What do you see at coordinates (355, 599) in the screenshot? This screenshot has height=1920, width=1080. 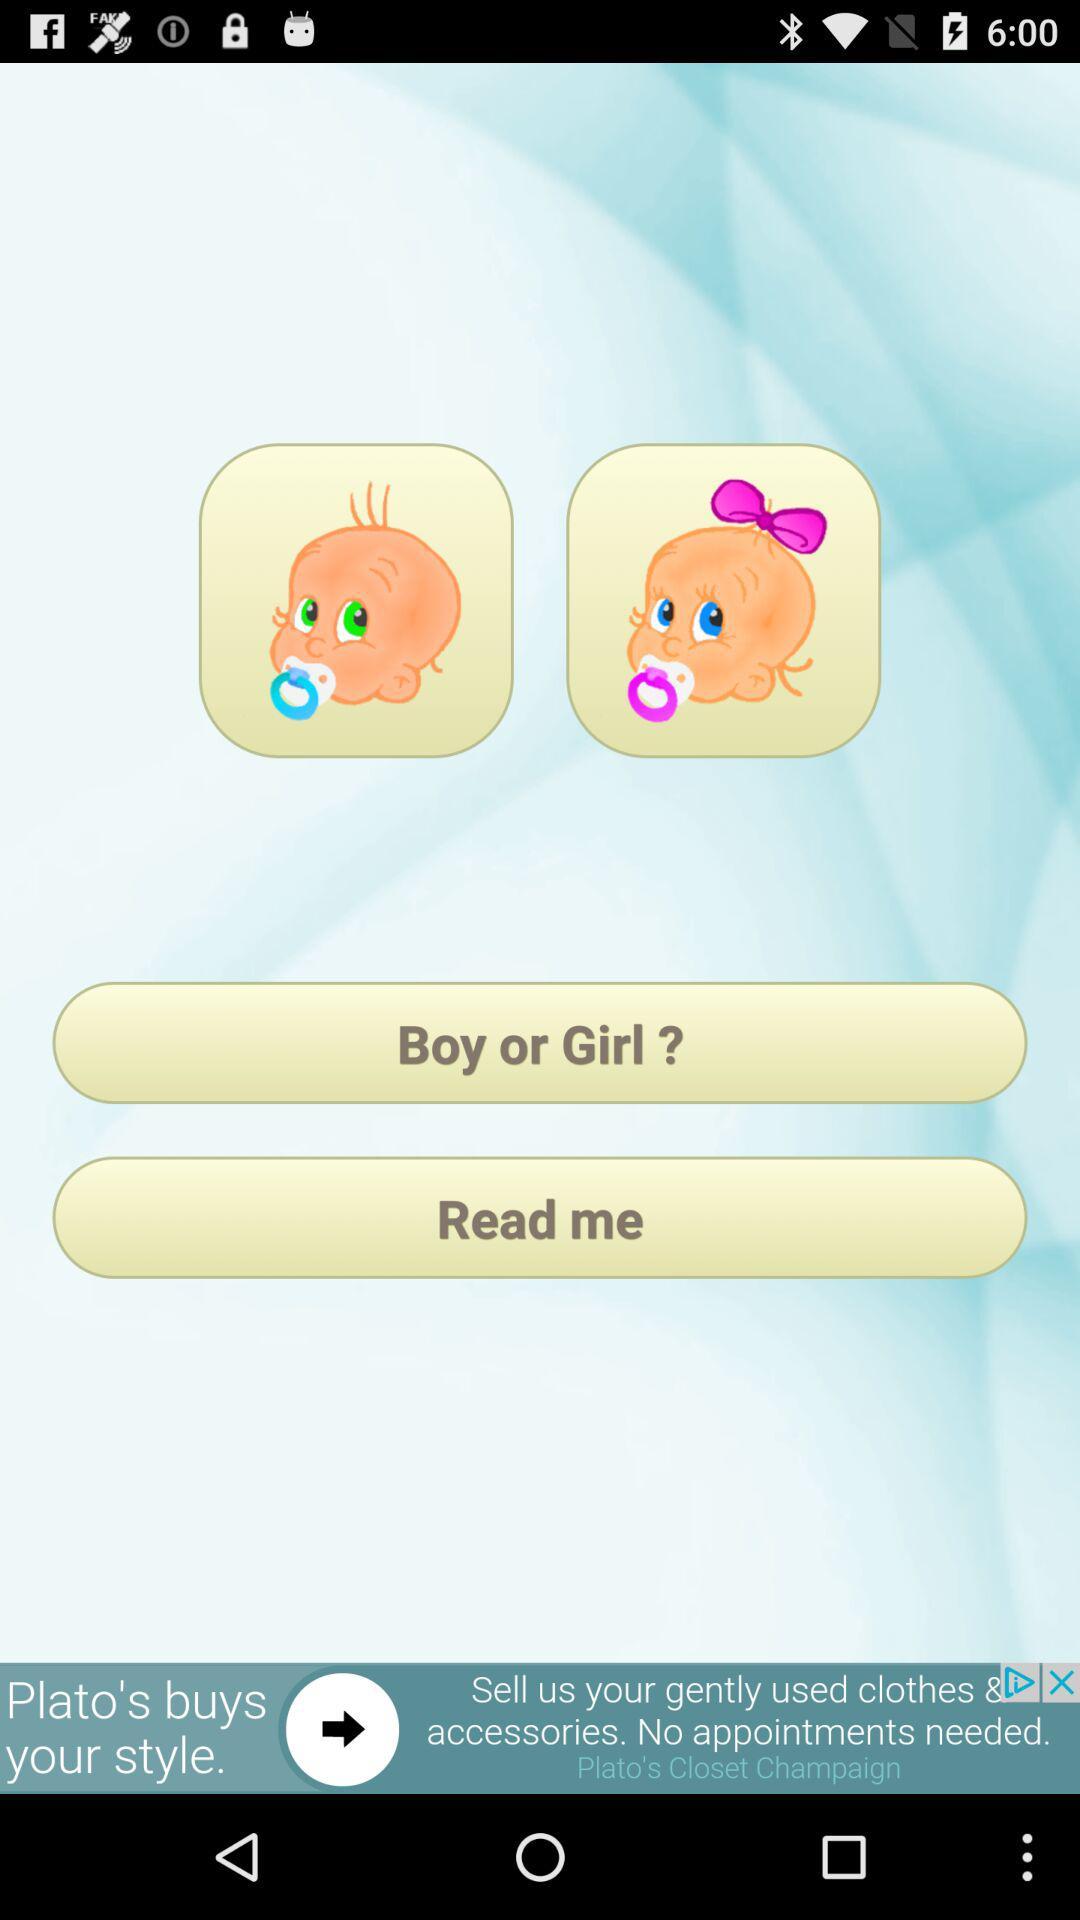 I see `game page` at bounding box center [355, 599].